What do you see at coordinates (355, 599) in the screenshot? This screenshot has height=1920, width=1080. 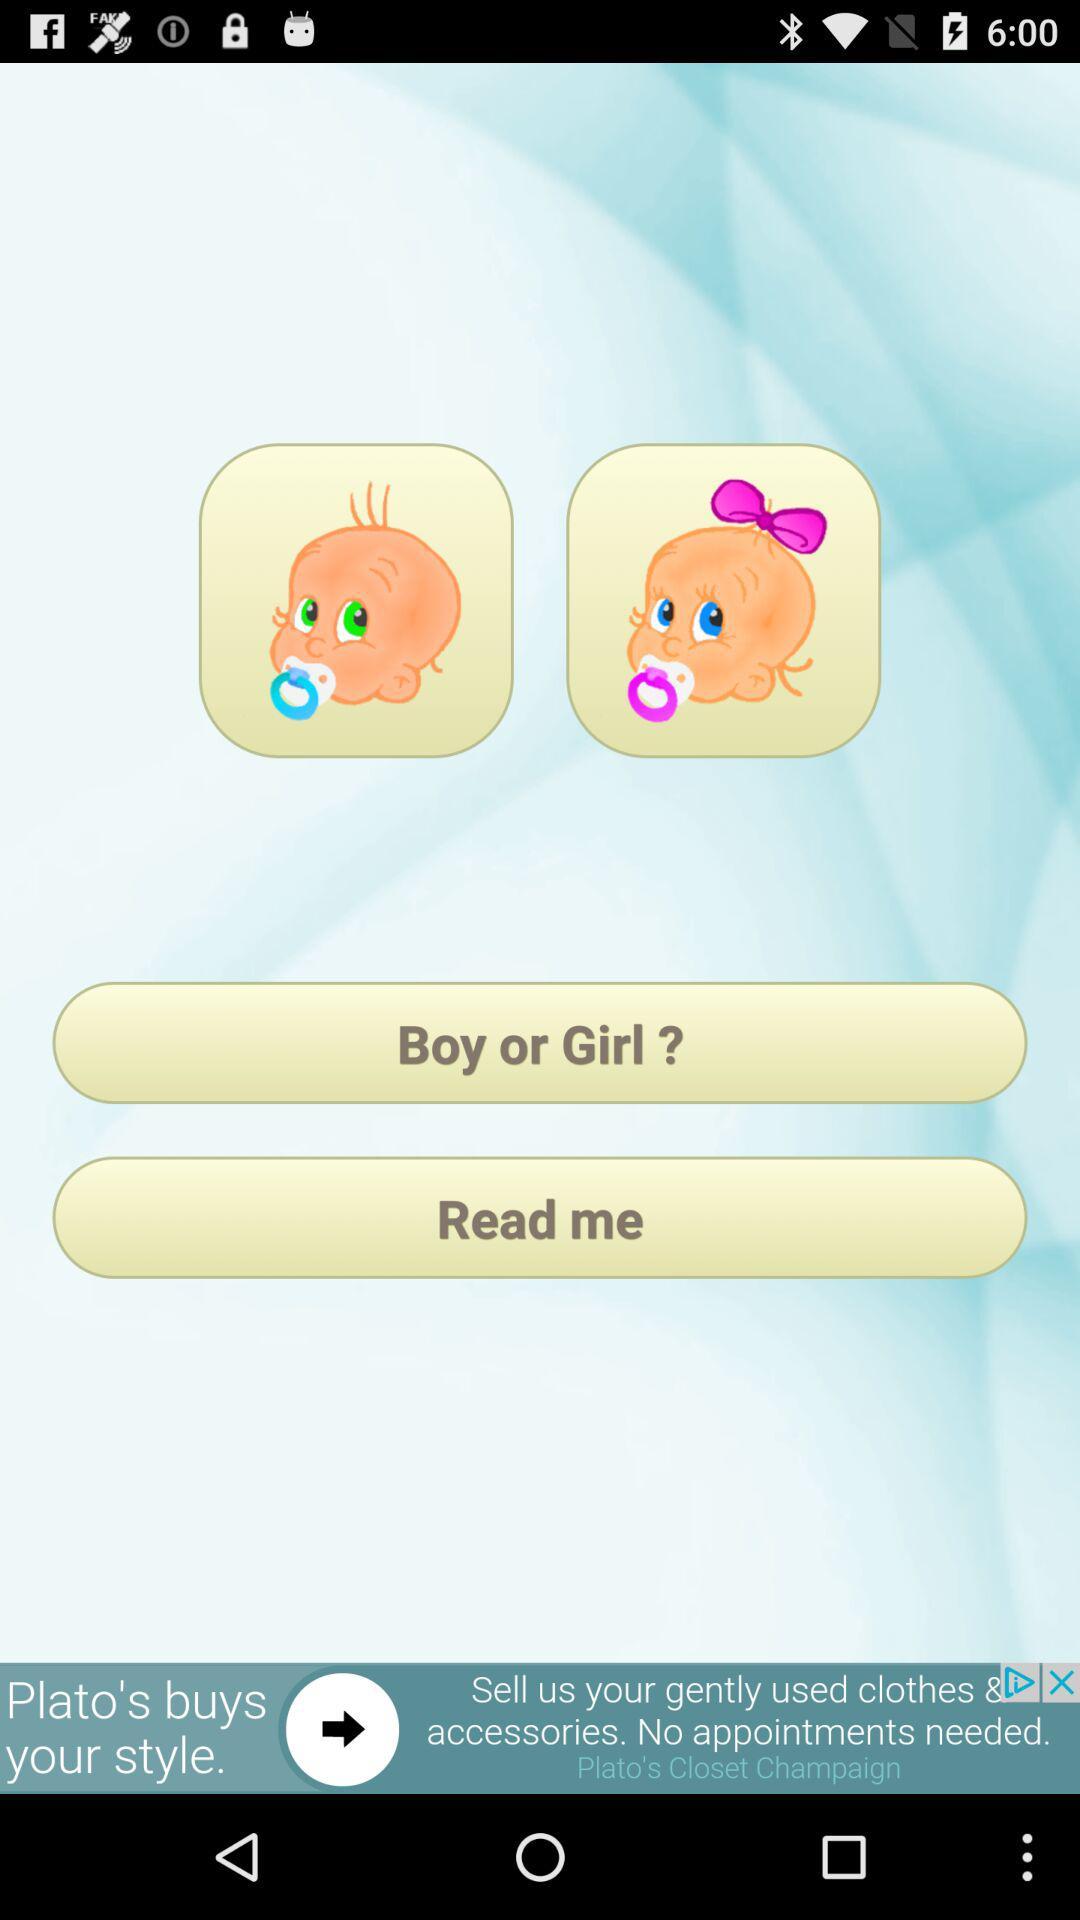 I see `game page` at bounding box center [355, 599].